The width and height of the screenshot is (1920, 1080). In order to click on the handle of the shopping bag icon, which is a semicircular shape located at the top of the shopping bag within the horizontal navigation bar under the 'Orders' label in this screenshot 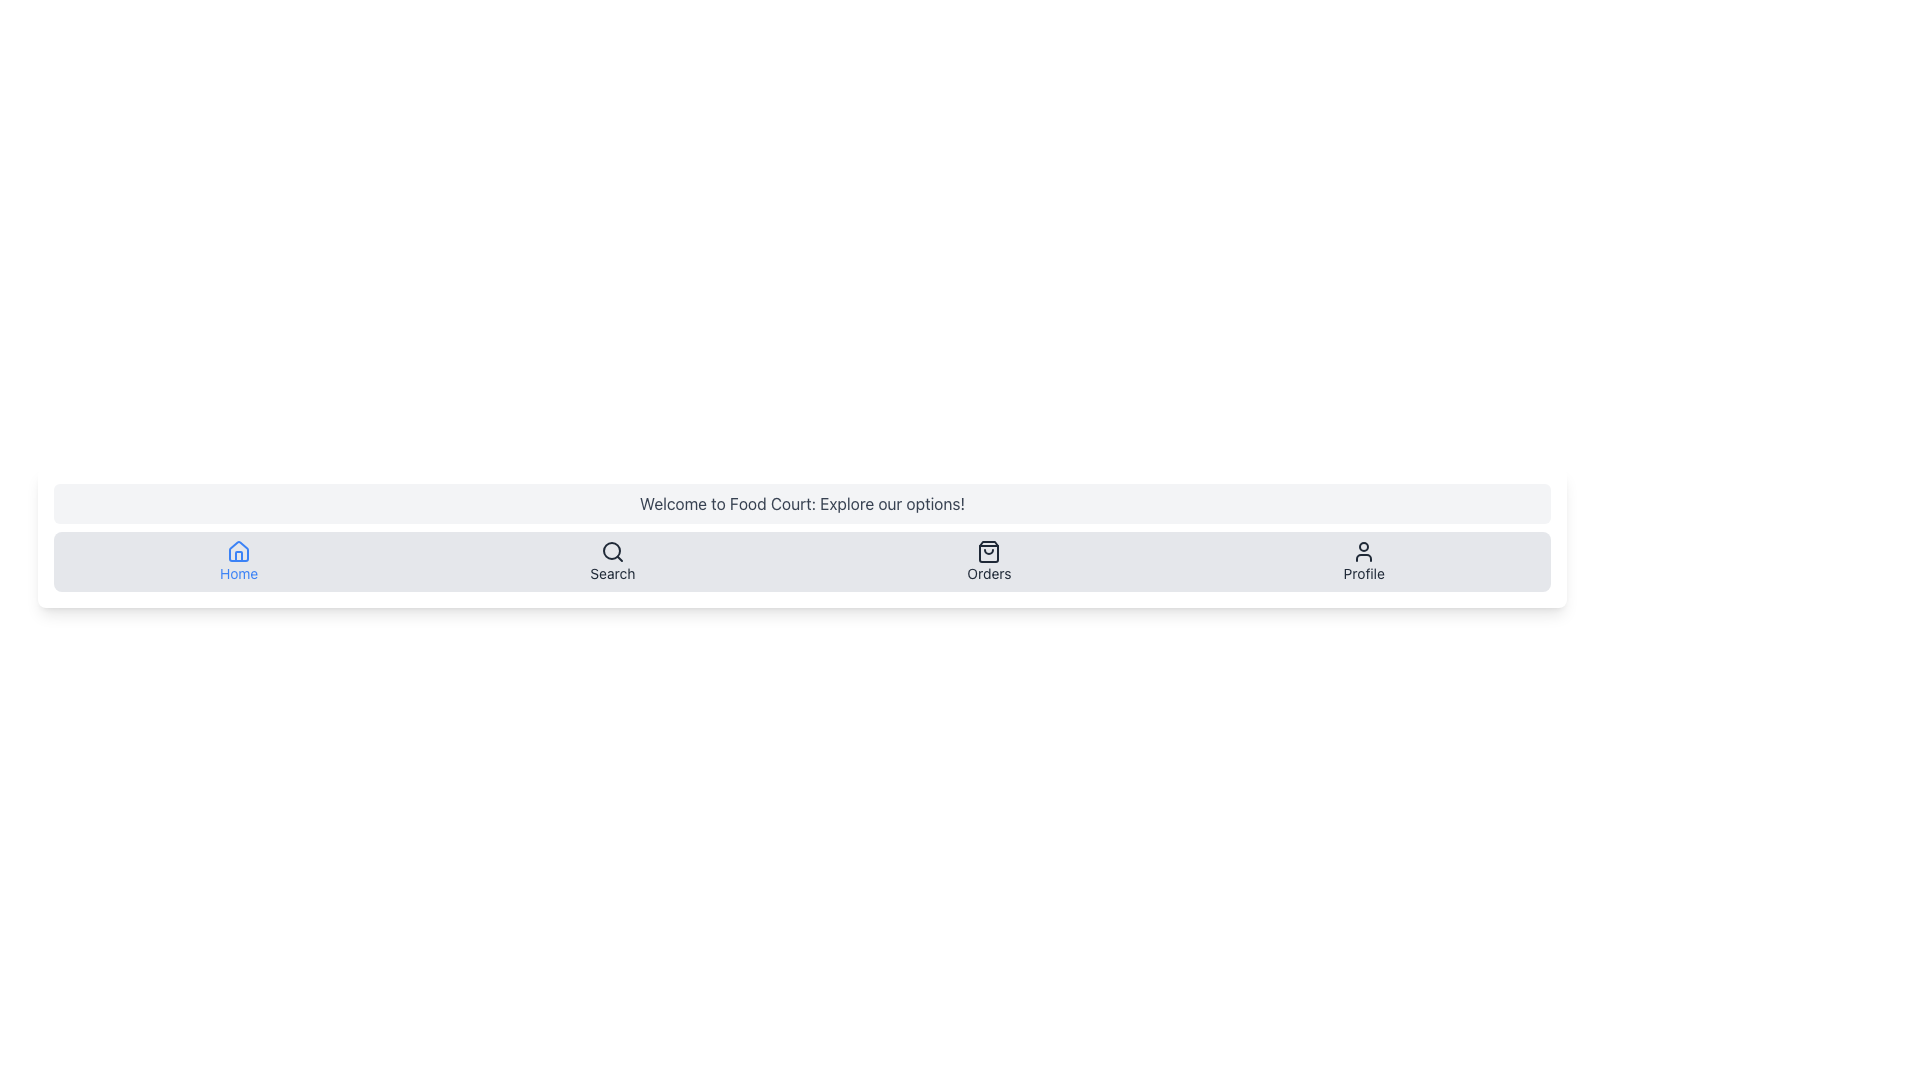, I will do `click(989, 551)`.